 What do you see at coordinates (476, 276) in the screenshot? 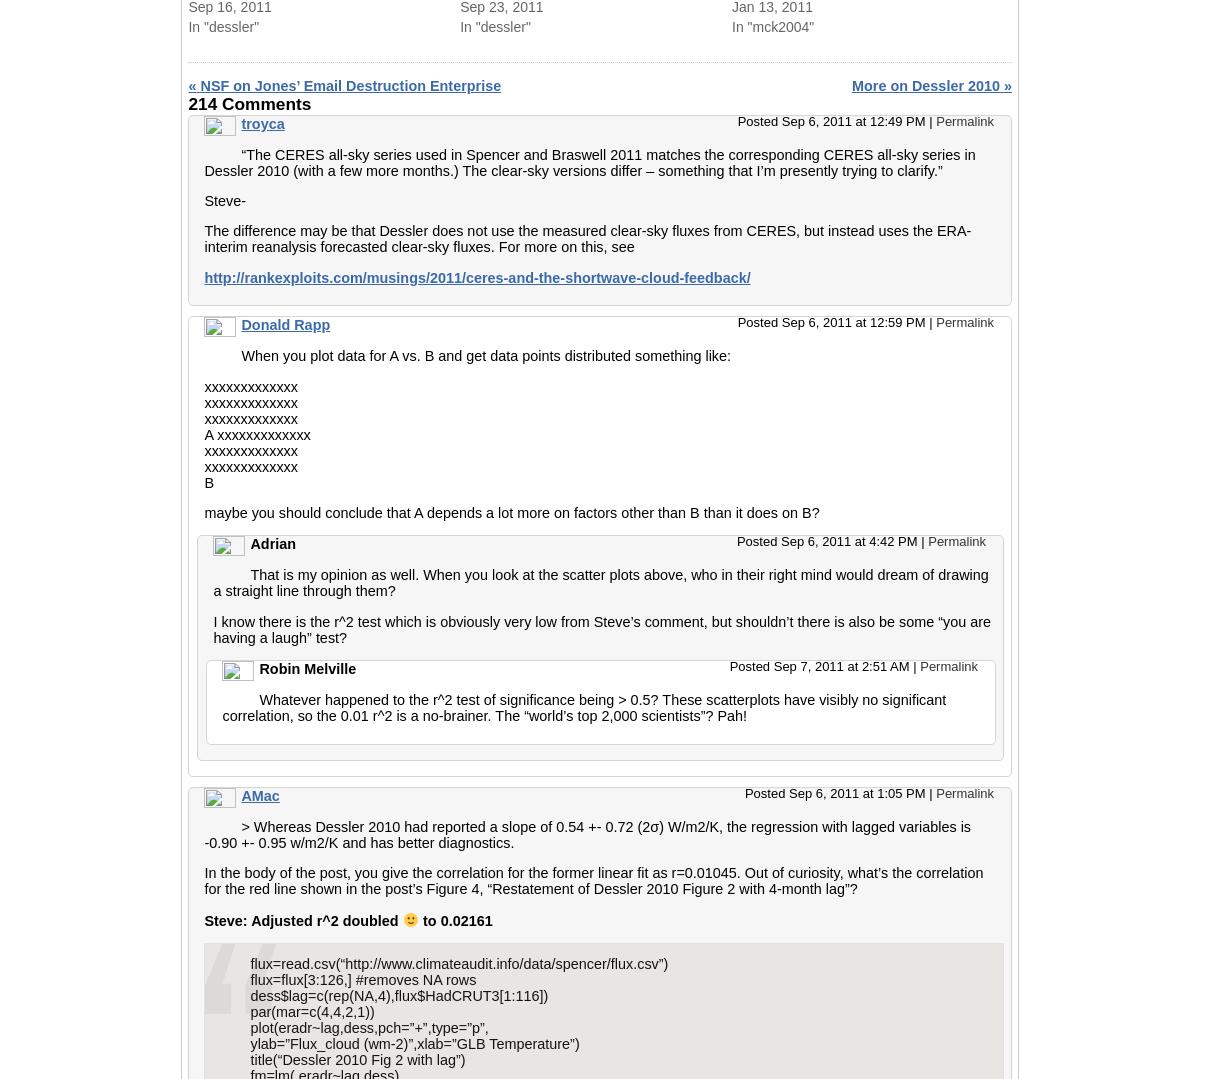
I see `'http://rankexploits.com/musings/2011/ceres-and-the-shortwave-cloud-feedback/'` at bounding box center [476, 276].